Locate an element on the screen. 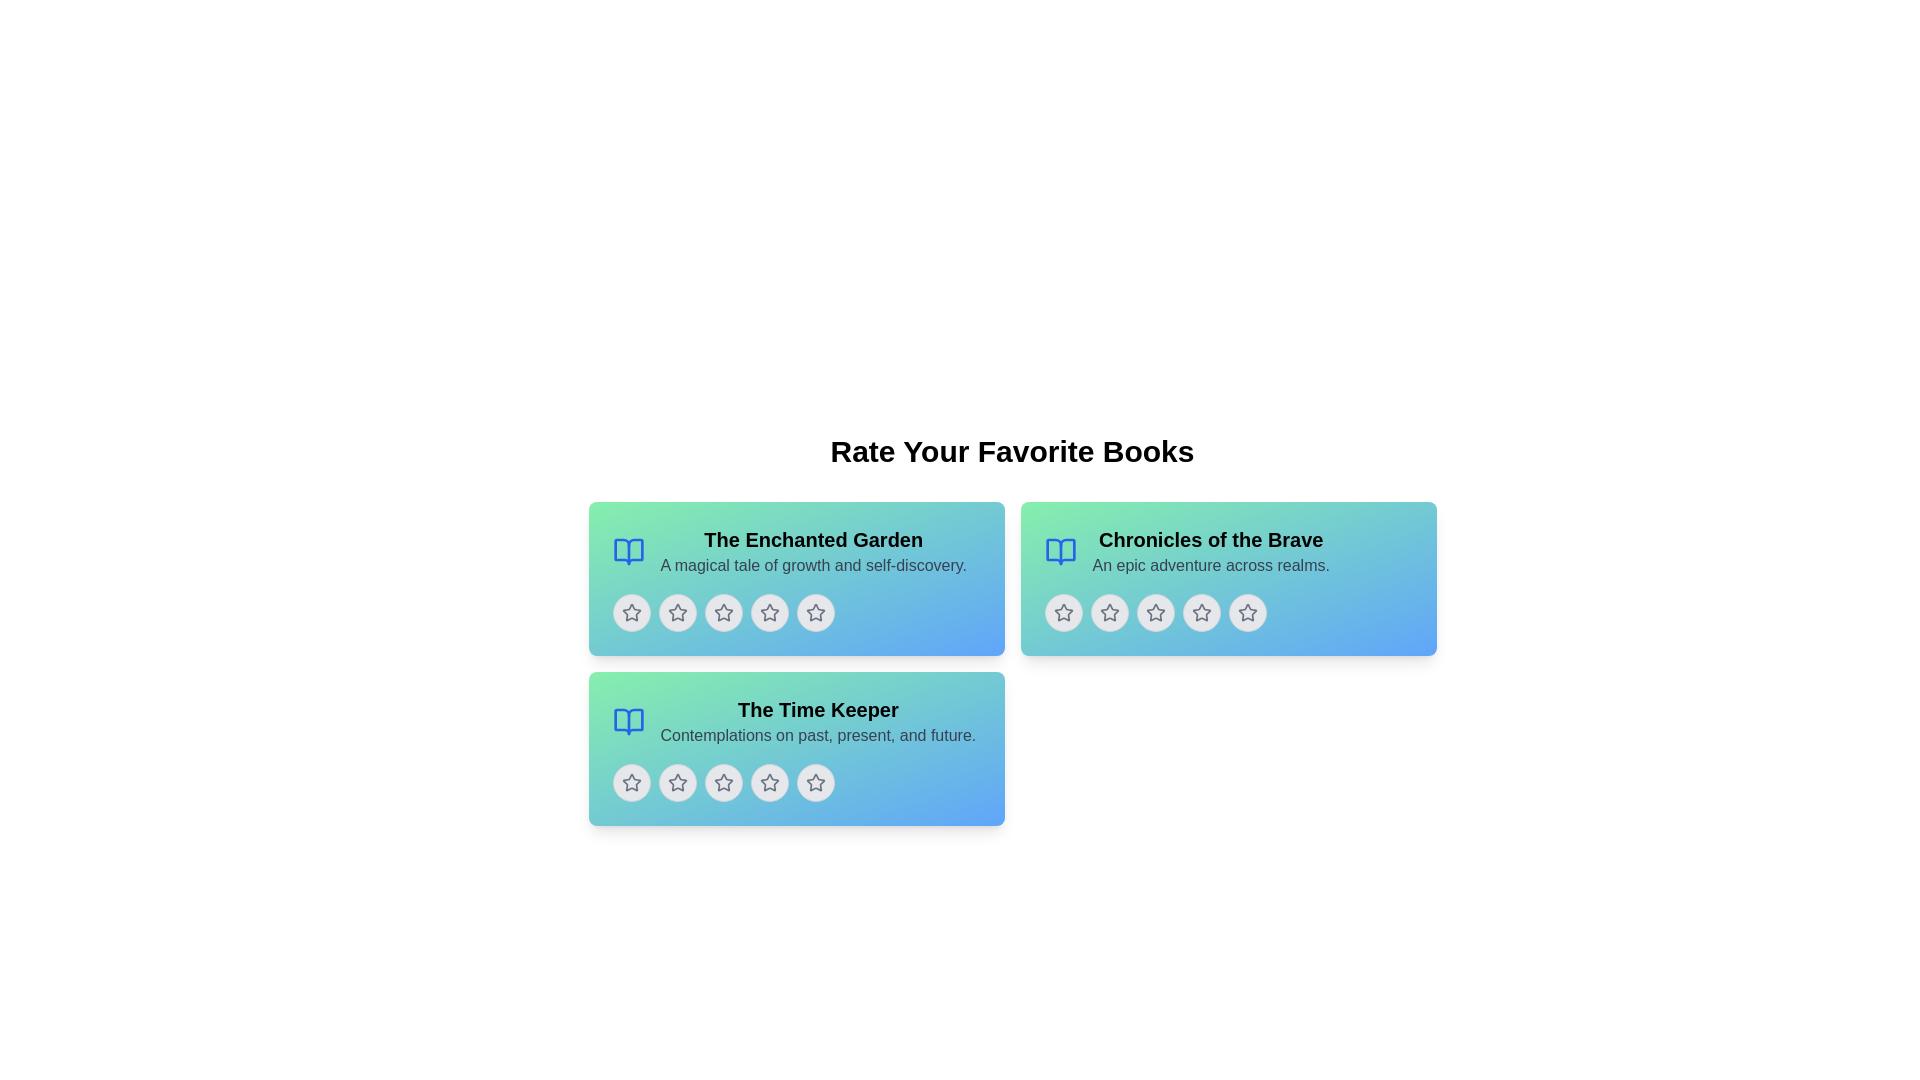 This screenshot has height=1080, width=1920. the fourth star-shaped rating button in the 'Rate Your Favorite Books' section is located at coordinates (768, 612).